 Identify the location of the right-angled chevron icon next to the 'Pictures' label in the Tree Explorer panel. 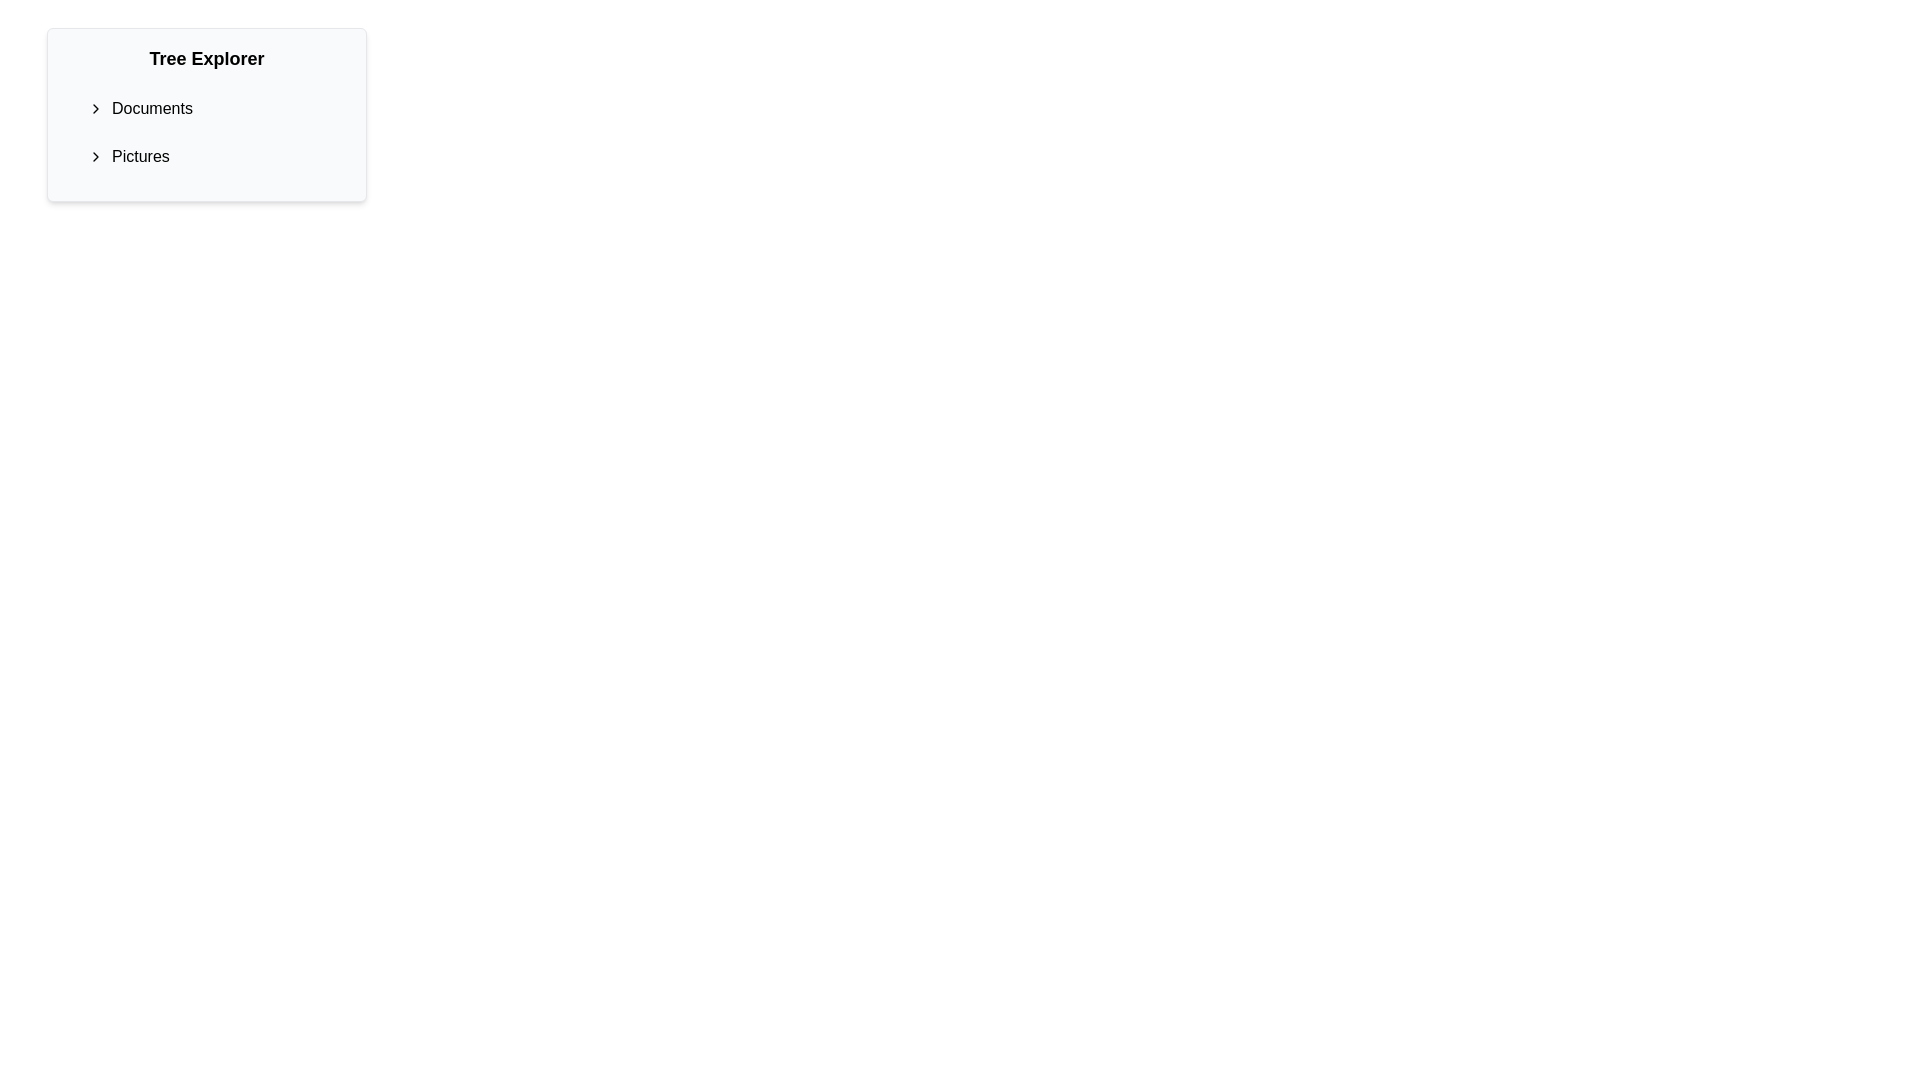
(95, 156).